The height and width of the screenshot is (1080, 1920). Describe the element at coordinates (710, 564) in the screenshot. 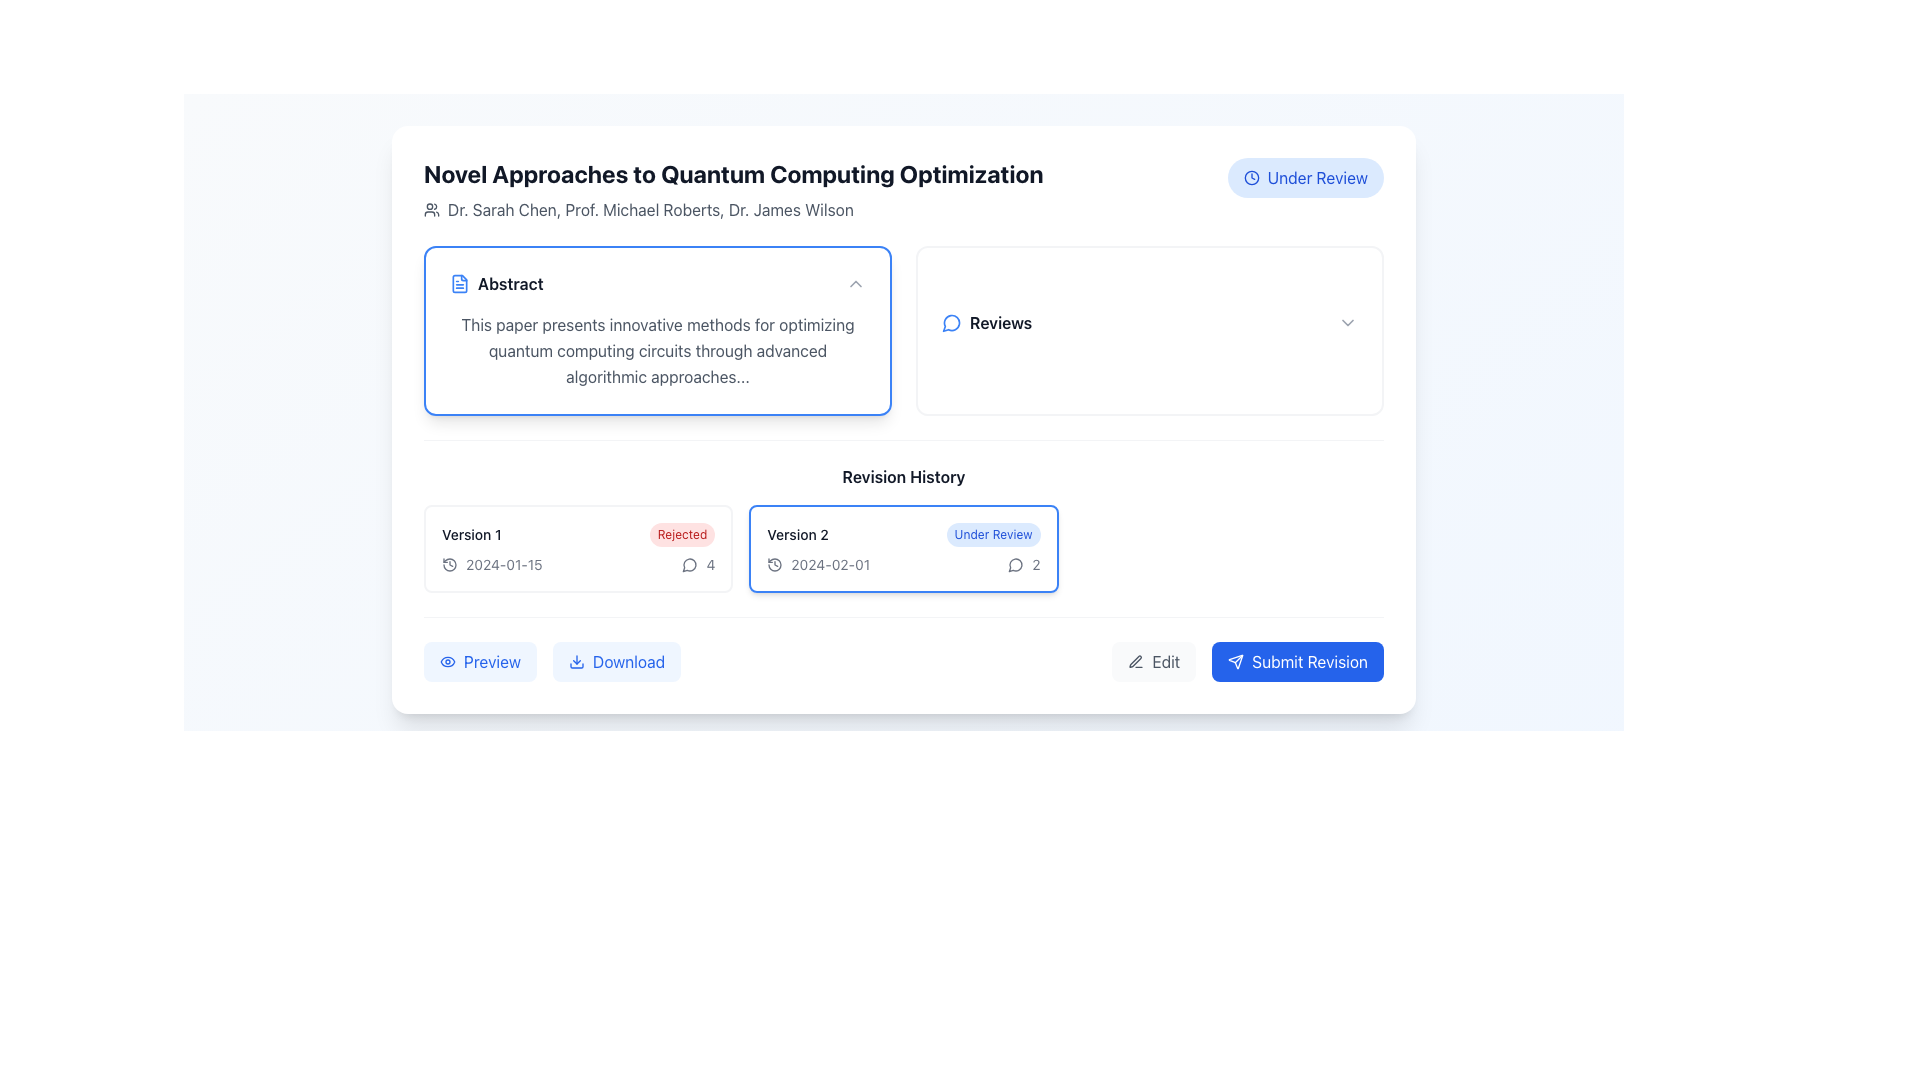

I see `text label displaying the number '4', which is located immediately to the right of a speech bubble icon in the revision history segment under 'Version 2'` at that location.